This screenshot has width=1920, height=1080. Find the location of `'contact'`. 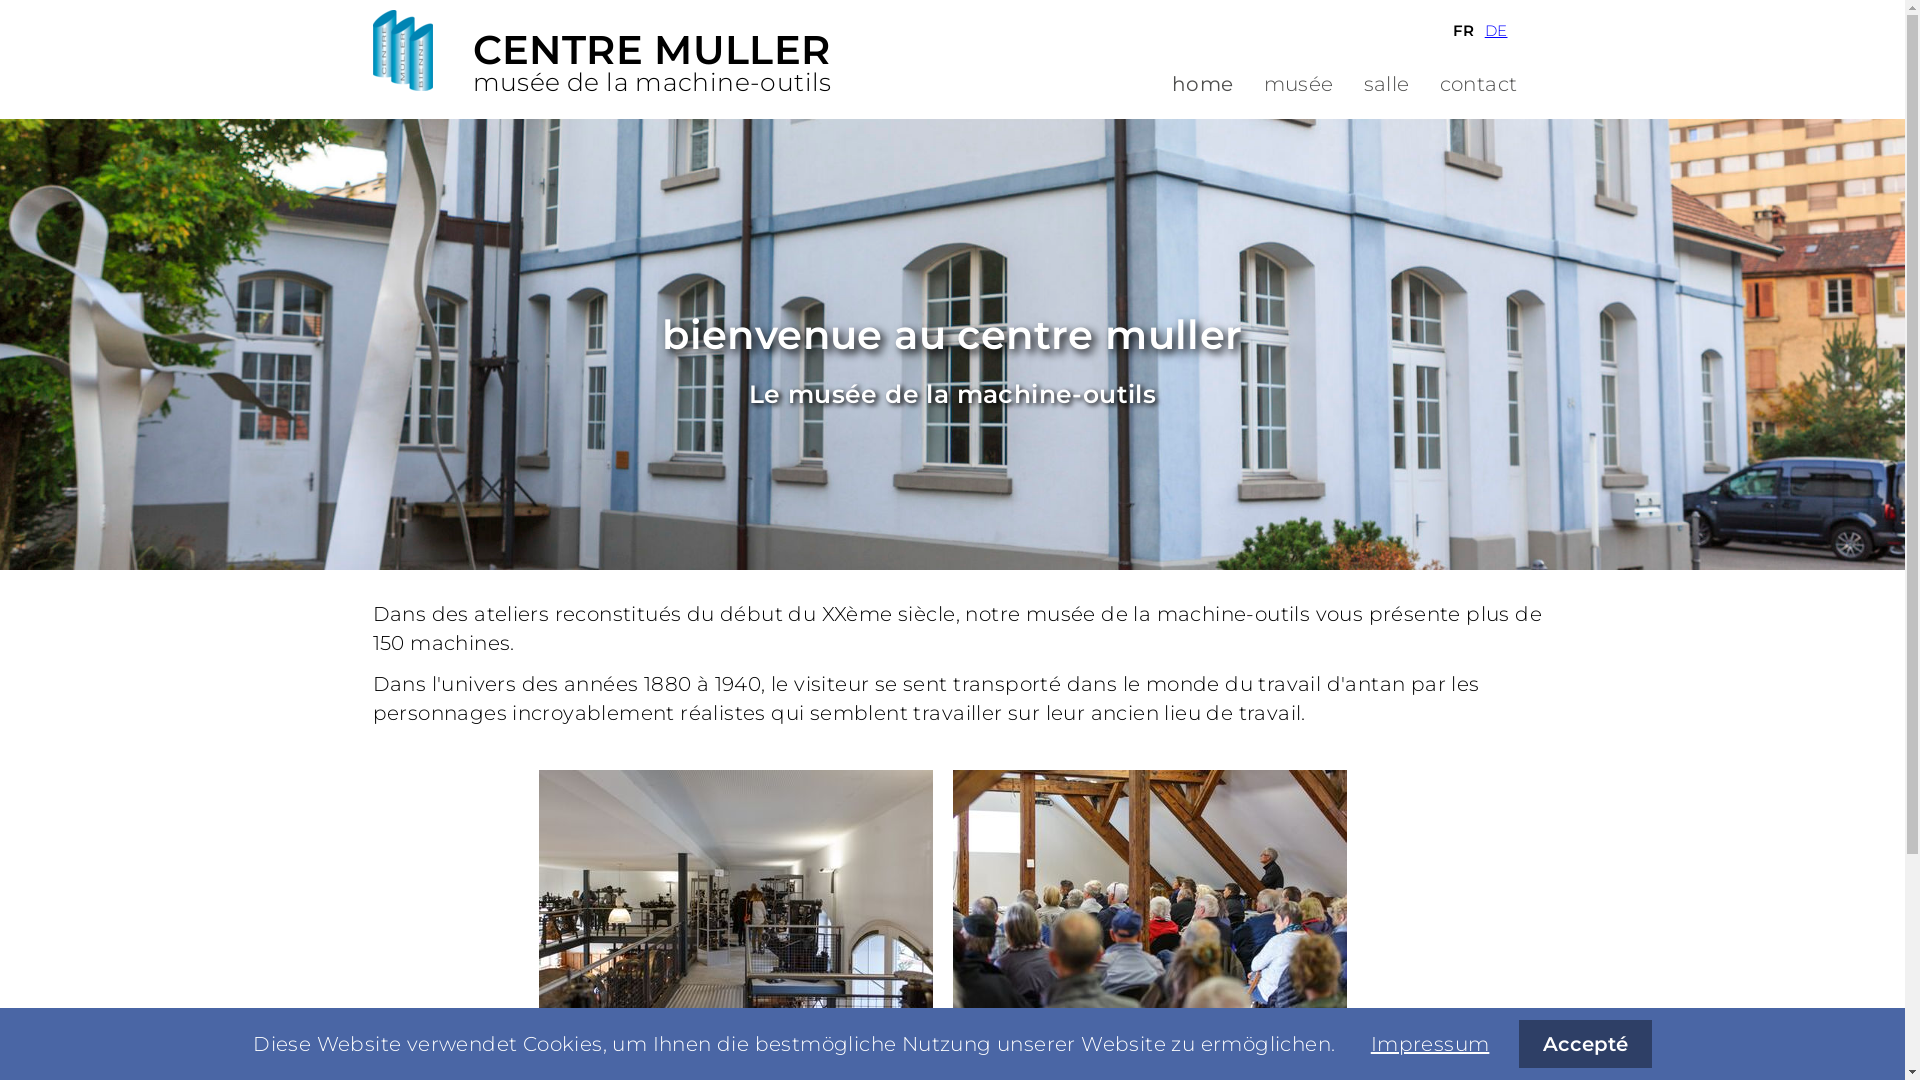

'contact' is located at coordinates (1440, 83).